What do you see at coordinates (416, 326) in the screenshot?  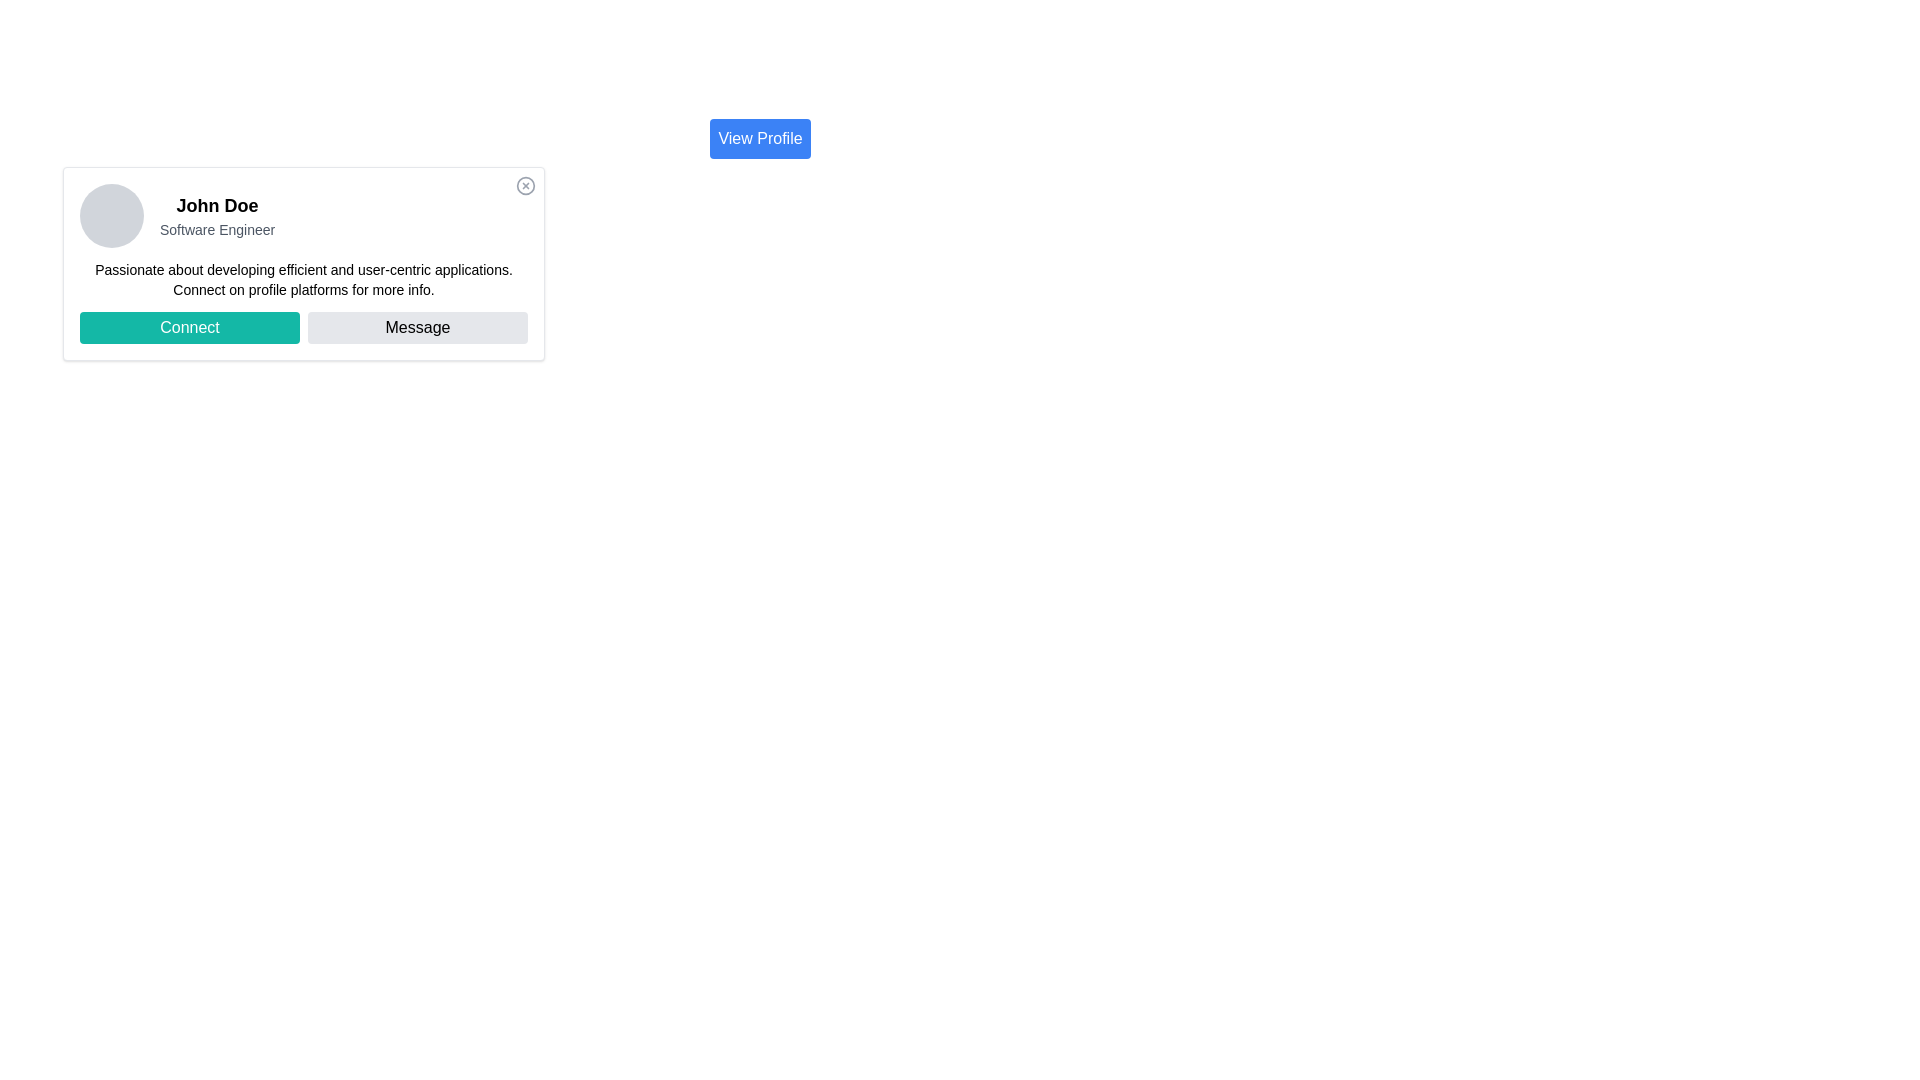 I see `the messaging button located to the right of the 'Connect' button` at bounding box center [416, 326].